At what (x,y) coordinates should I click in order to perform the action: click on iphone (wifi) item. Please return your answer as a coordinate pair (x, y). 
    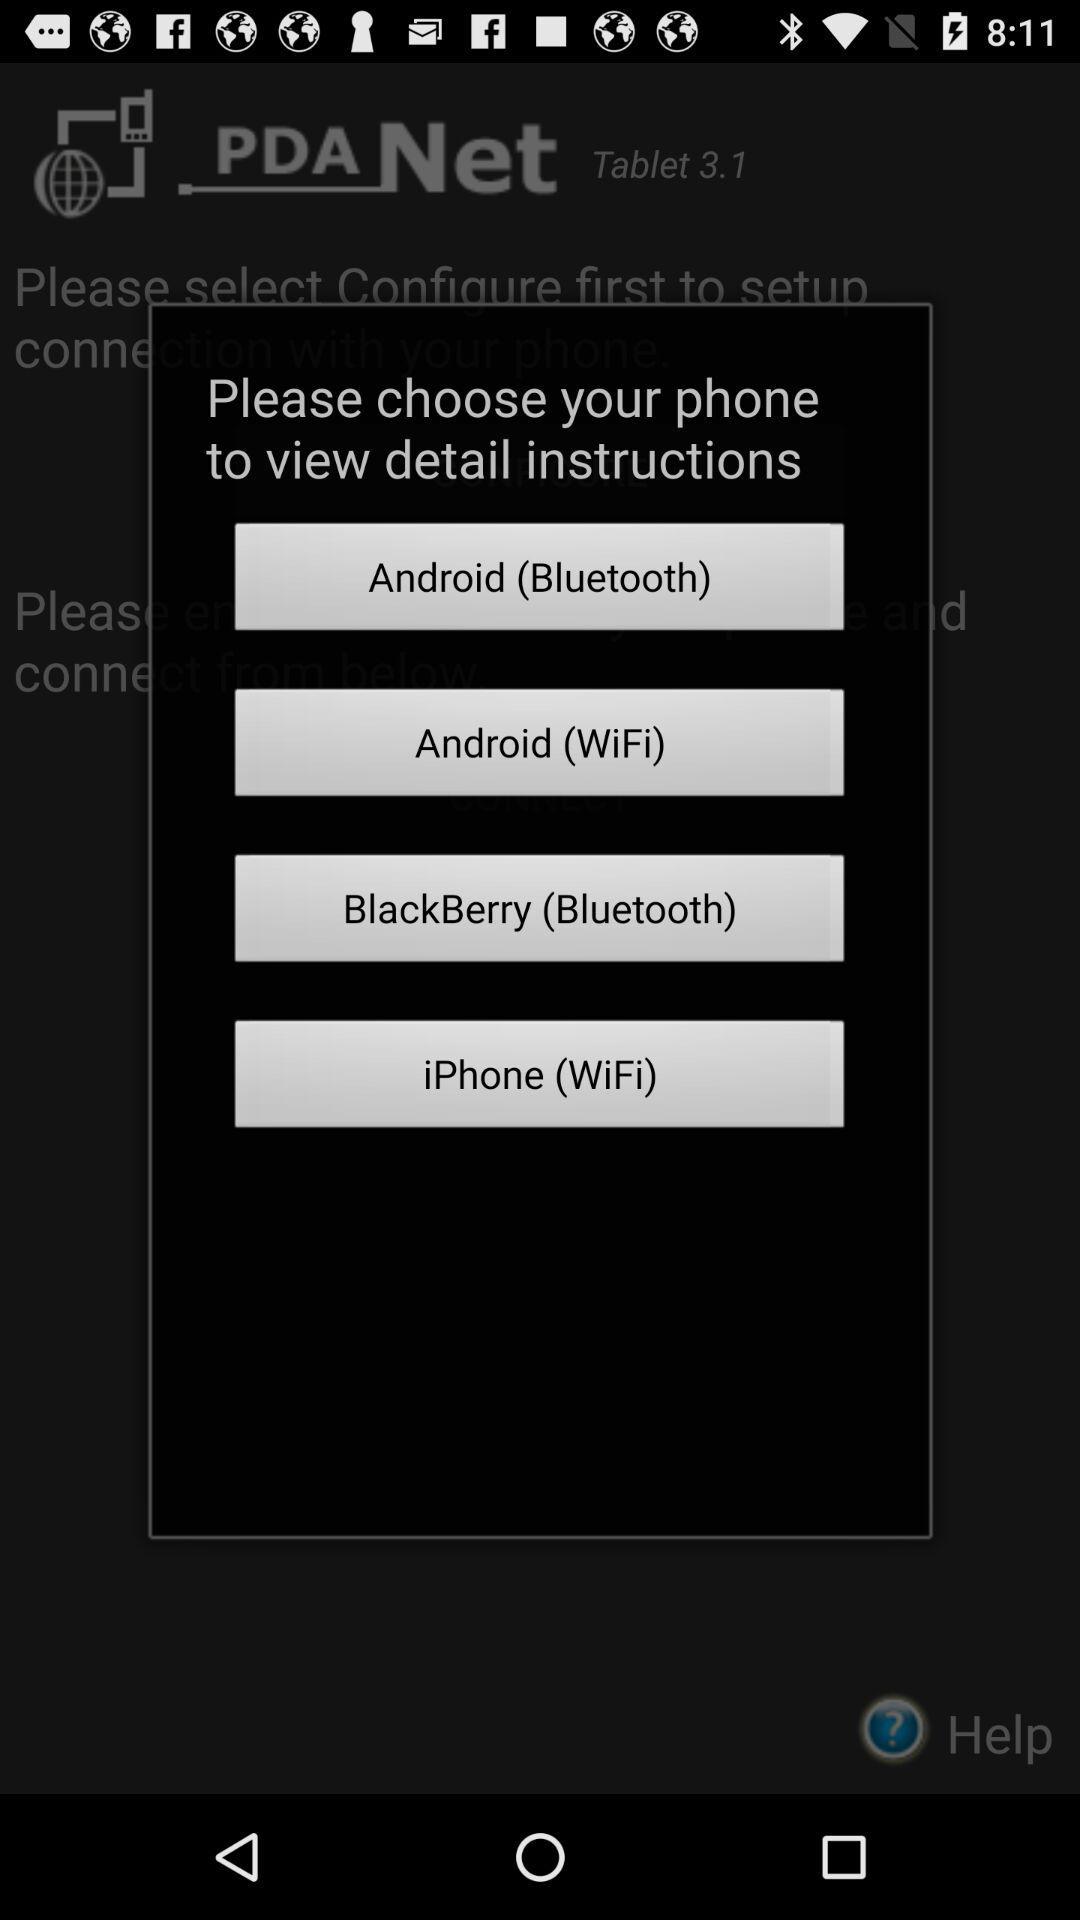
    Looking at the image, I should click on (540, 1079).